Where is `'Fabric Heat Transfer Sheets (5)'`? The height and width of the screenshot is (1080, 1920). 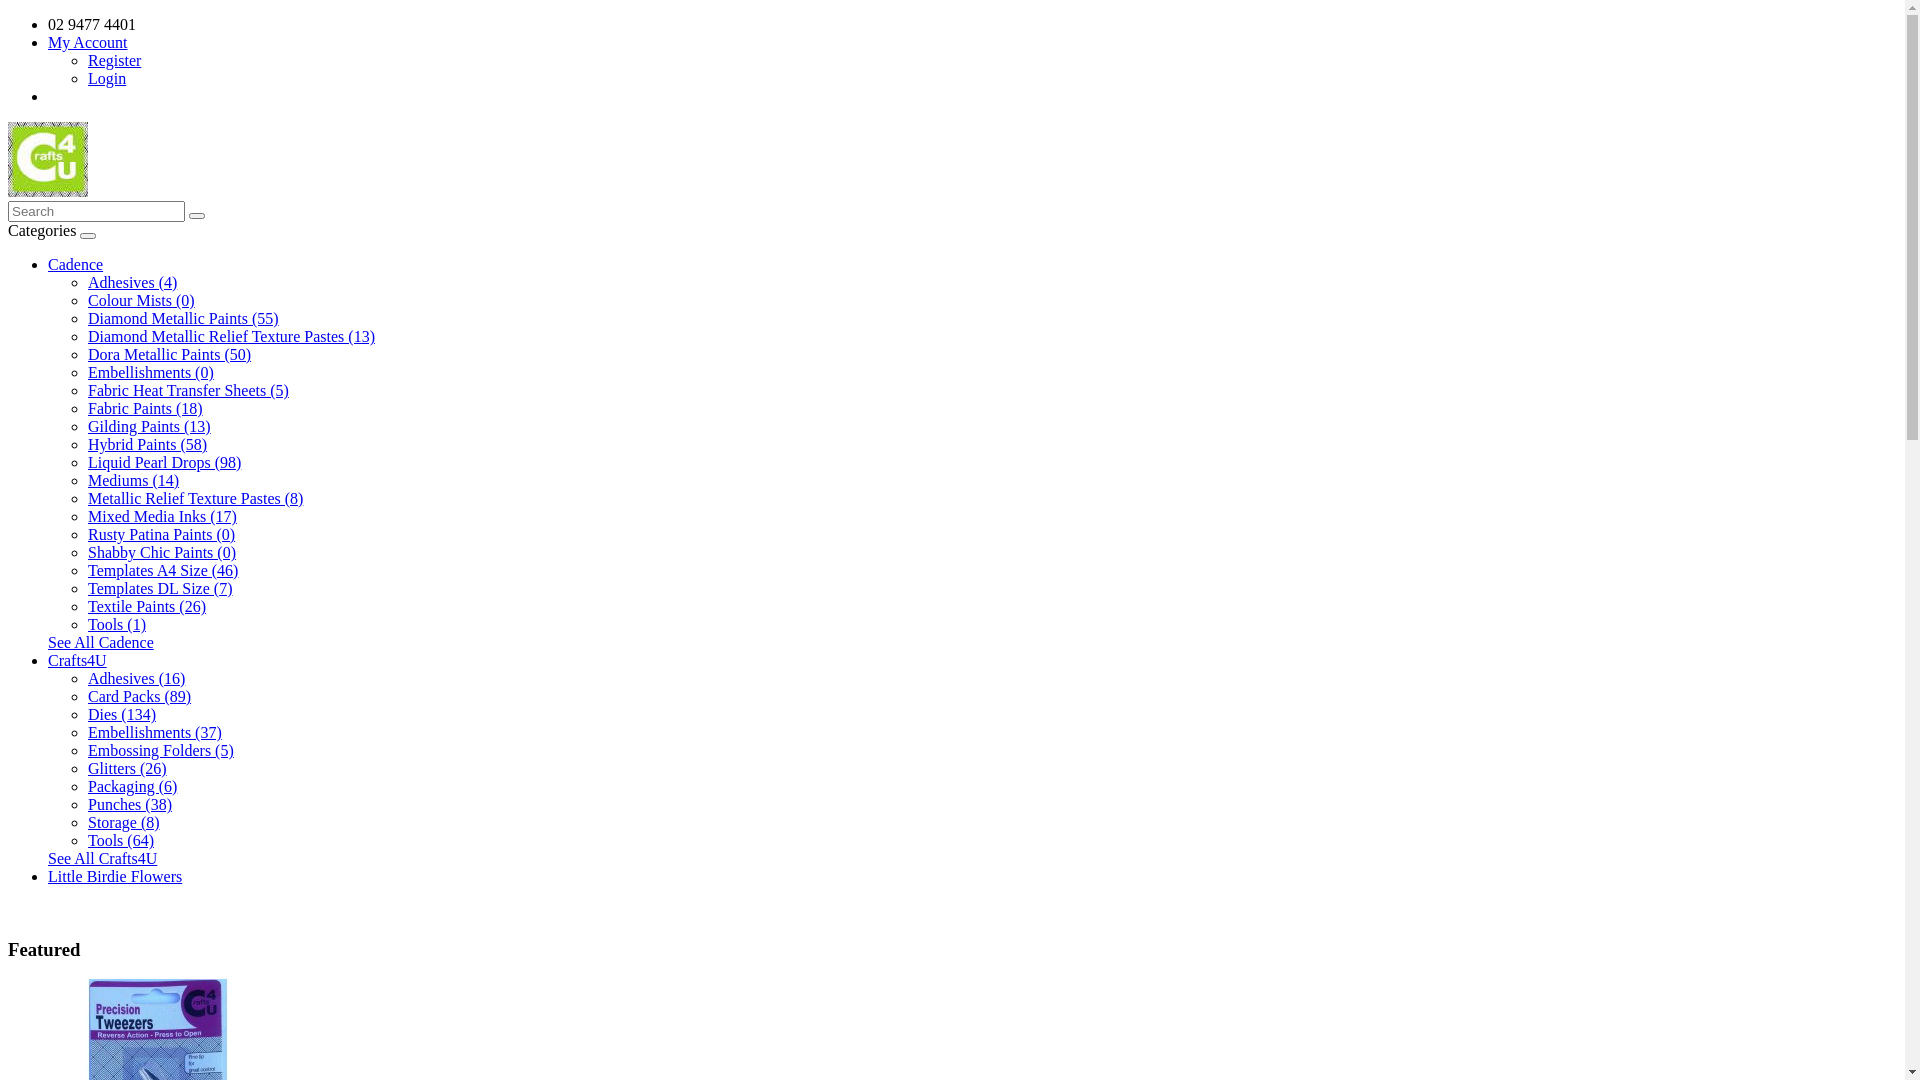 'Fabric Heat Transfer Sheets (5)' is located at coordinates (188, 390).